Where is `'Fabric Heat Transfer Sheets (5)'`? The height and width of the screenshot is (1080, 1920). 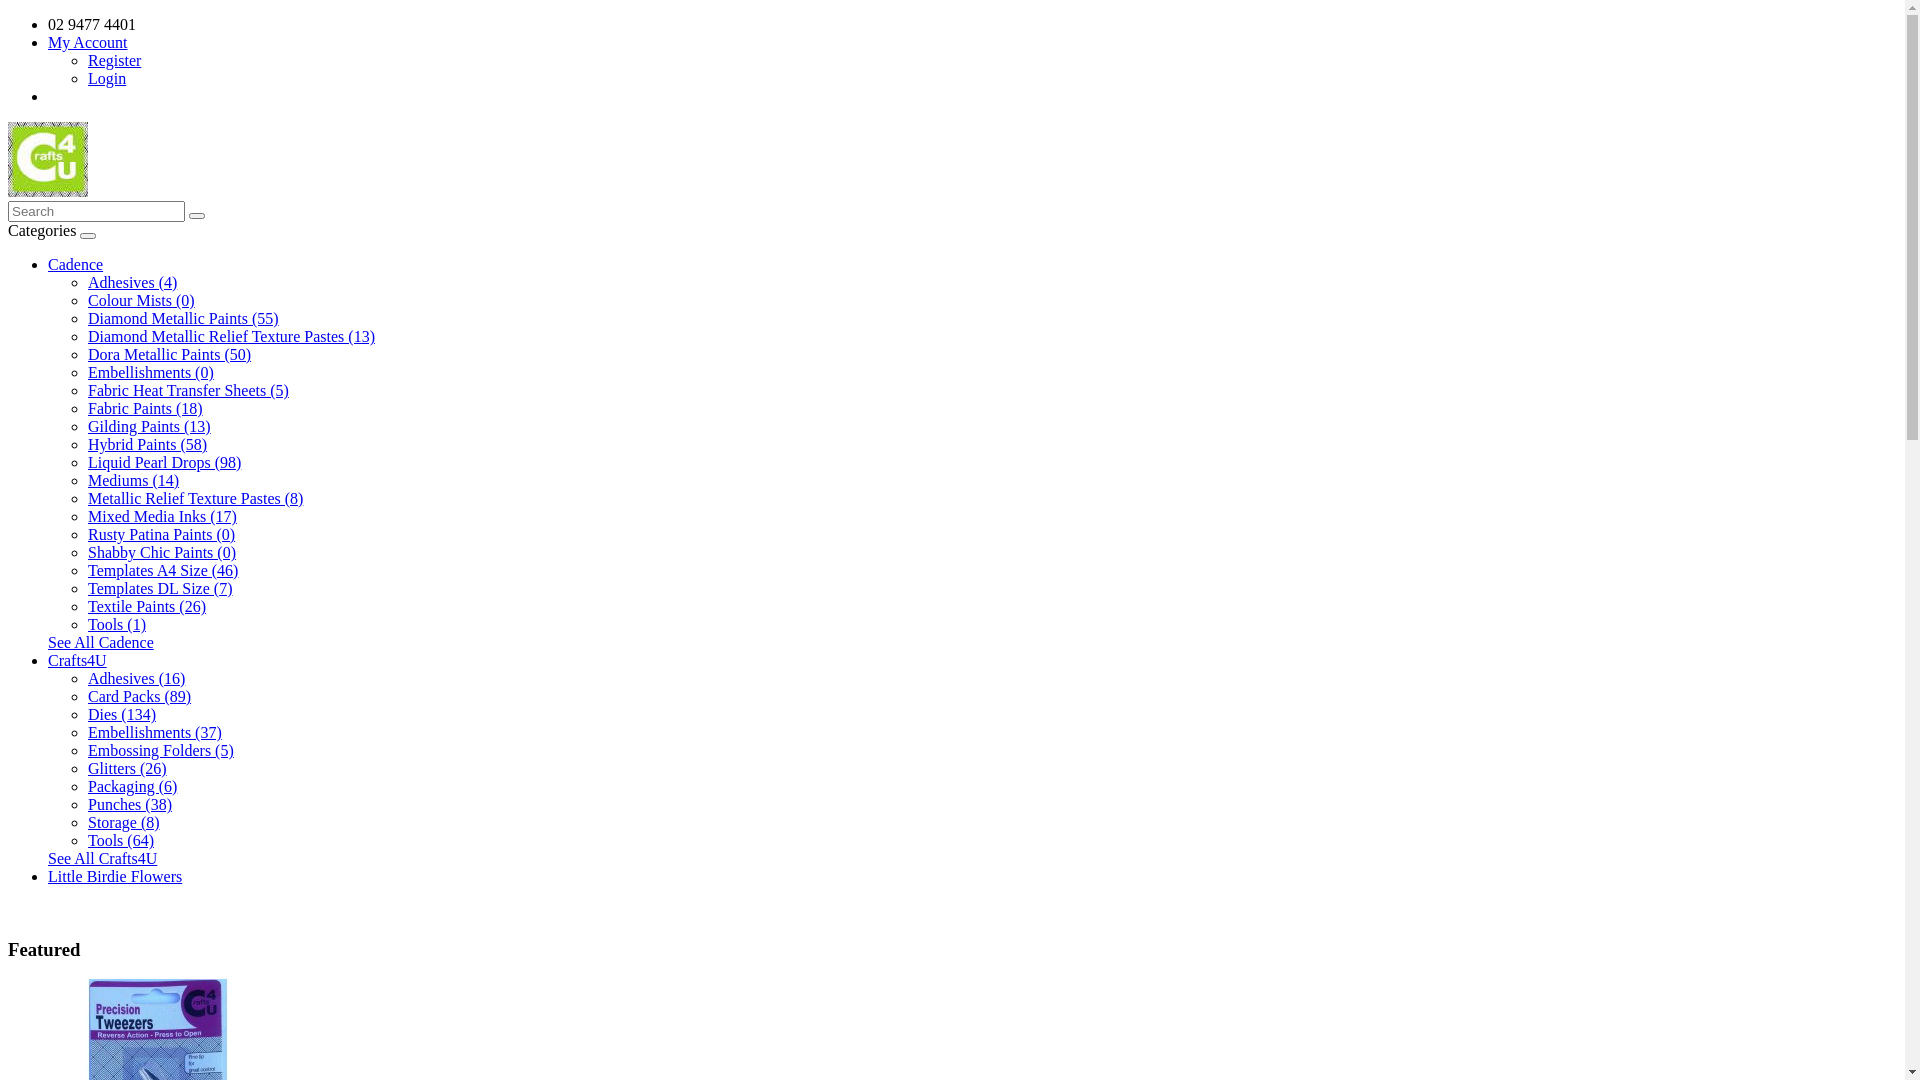 'Fabric Heat Transfer Sheets (5)' is located at coordinates (188, 390).